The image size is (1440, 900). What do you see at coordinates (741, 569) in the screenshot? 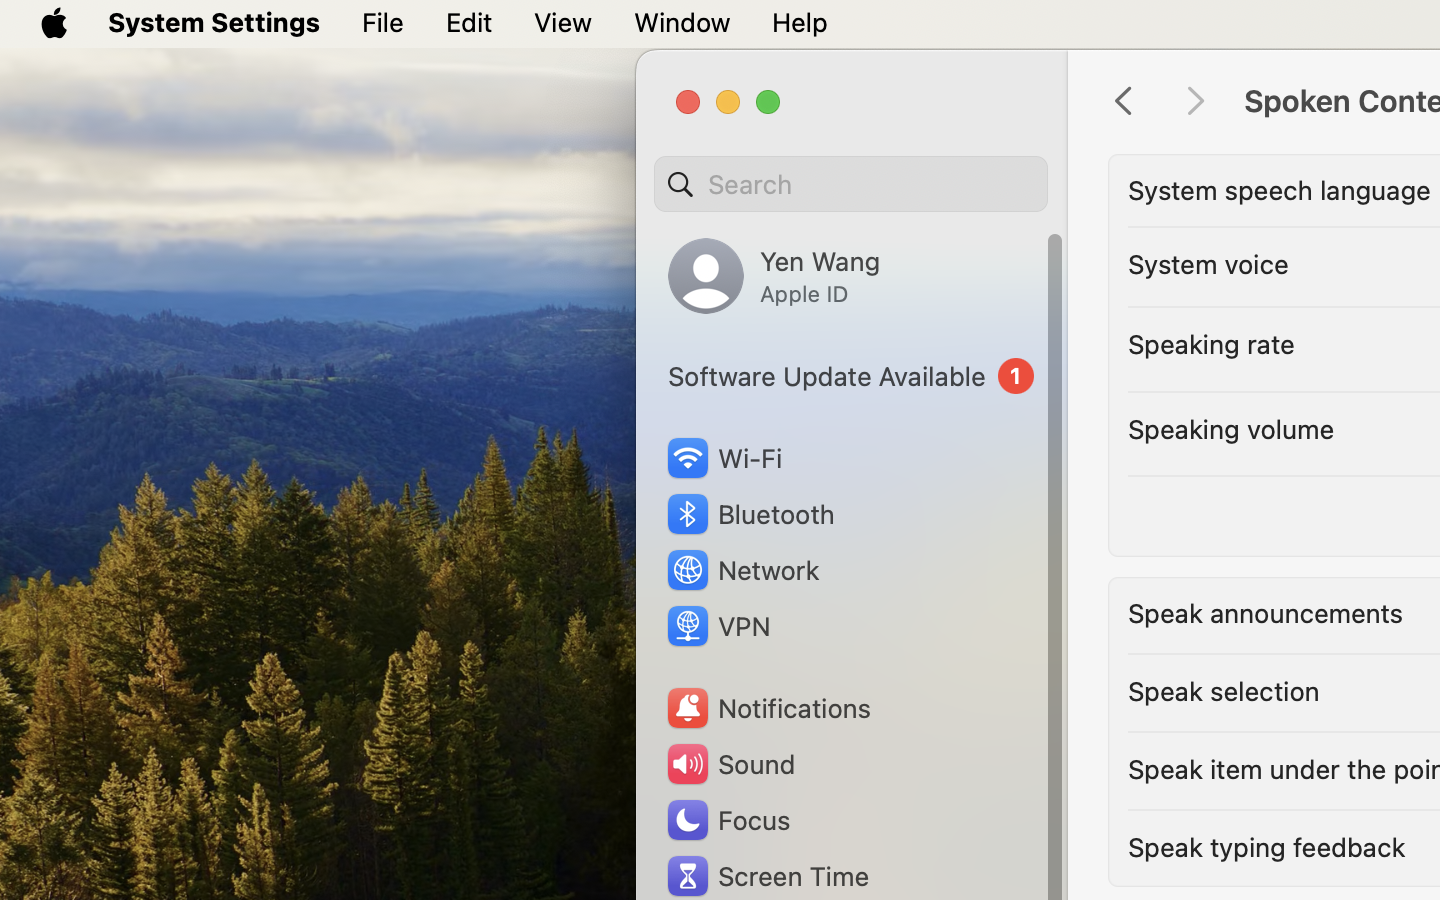
I see `'Network'` at bounding box center [741, 569].